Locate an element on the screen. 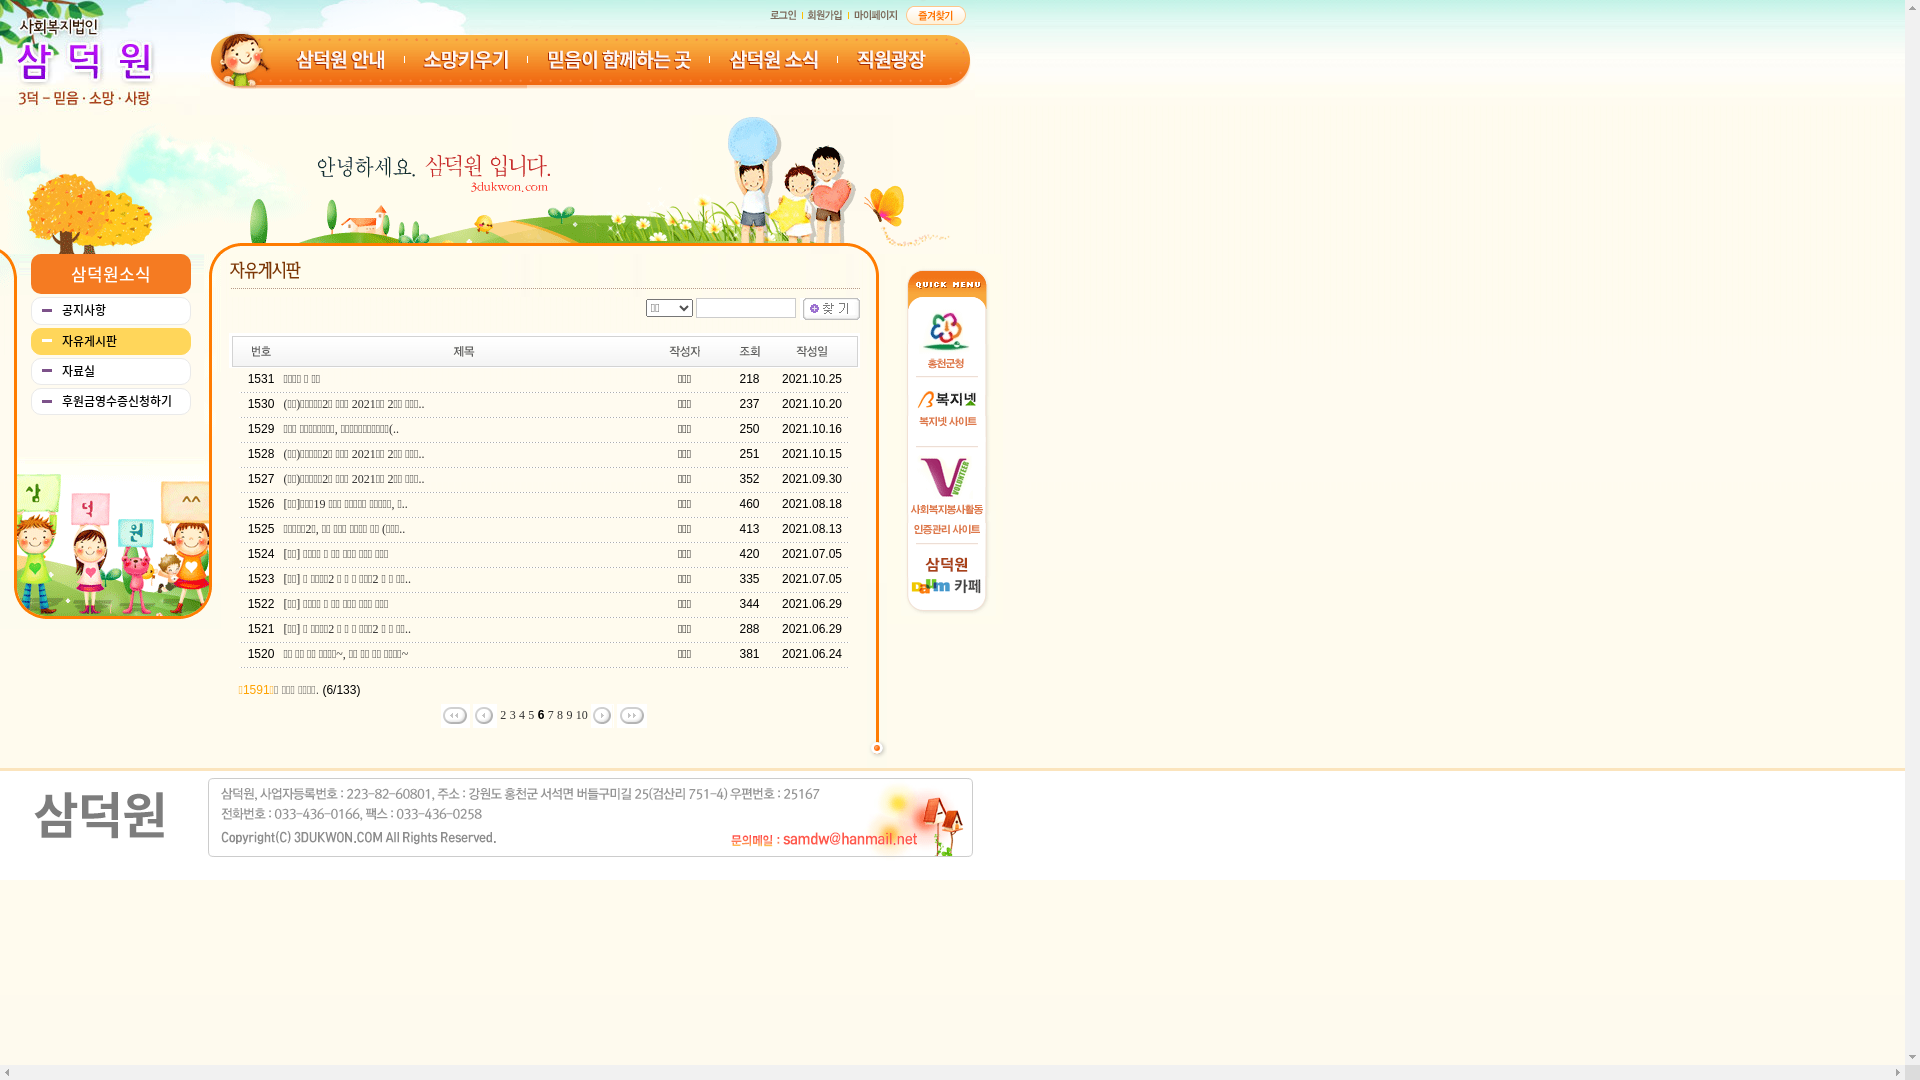 This screenshot has height=1080, width=1920. '2' is located at coordinates (503, 713).